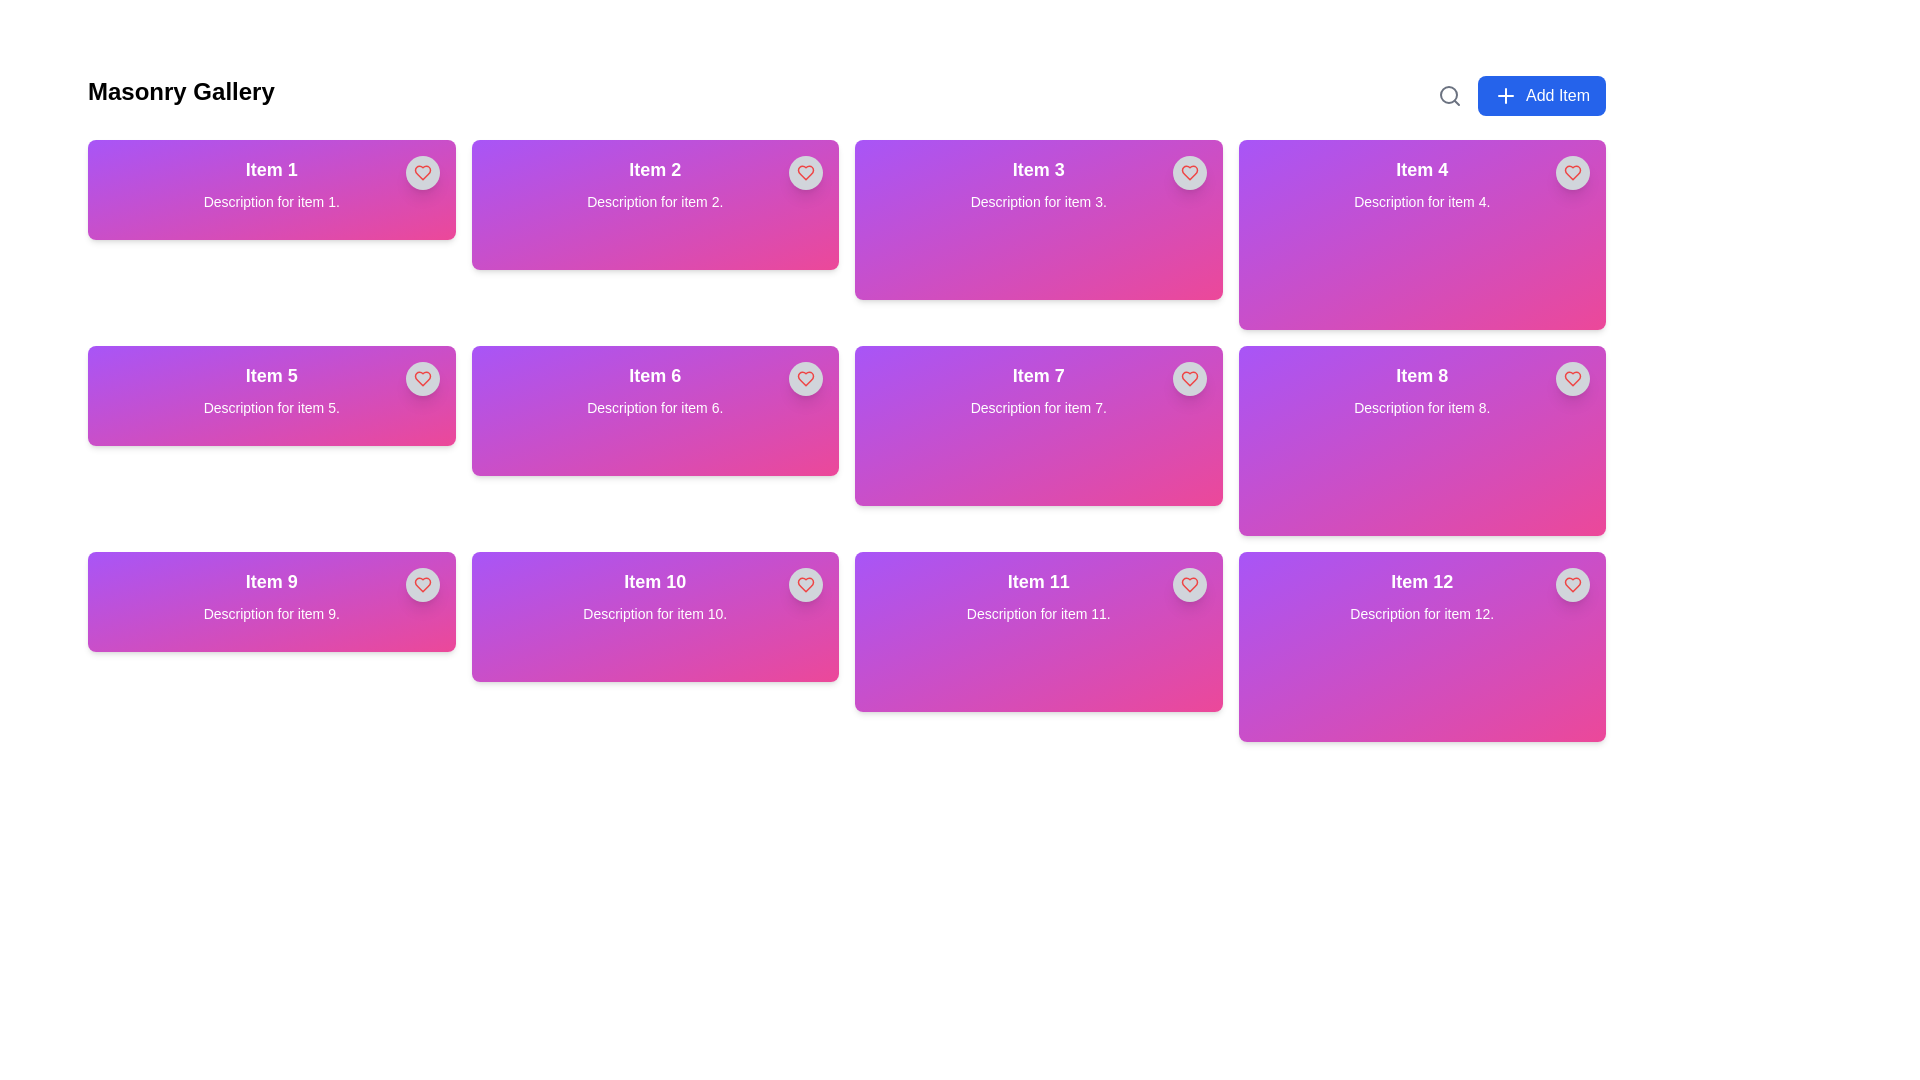 The height and width of the screenshot is (1080, 1920). Describe the element at coordinates (655, 168) in the screenshot. I see `the header text label 'Item 2' which is styled with a bold font and a gradient purple to pink background at the top of the second card in the first row` at that location.